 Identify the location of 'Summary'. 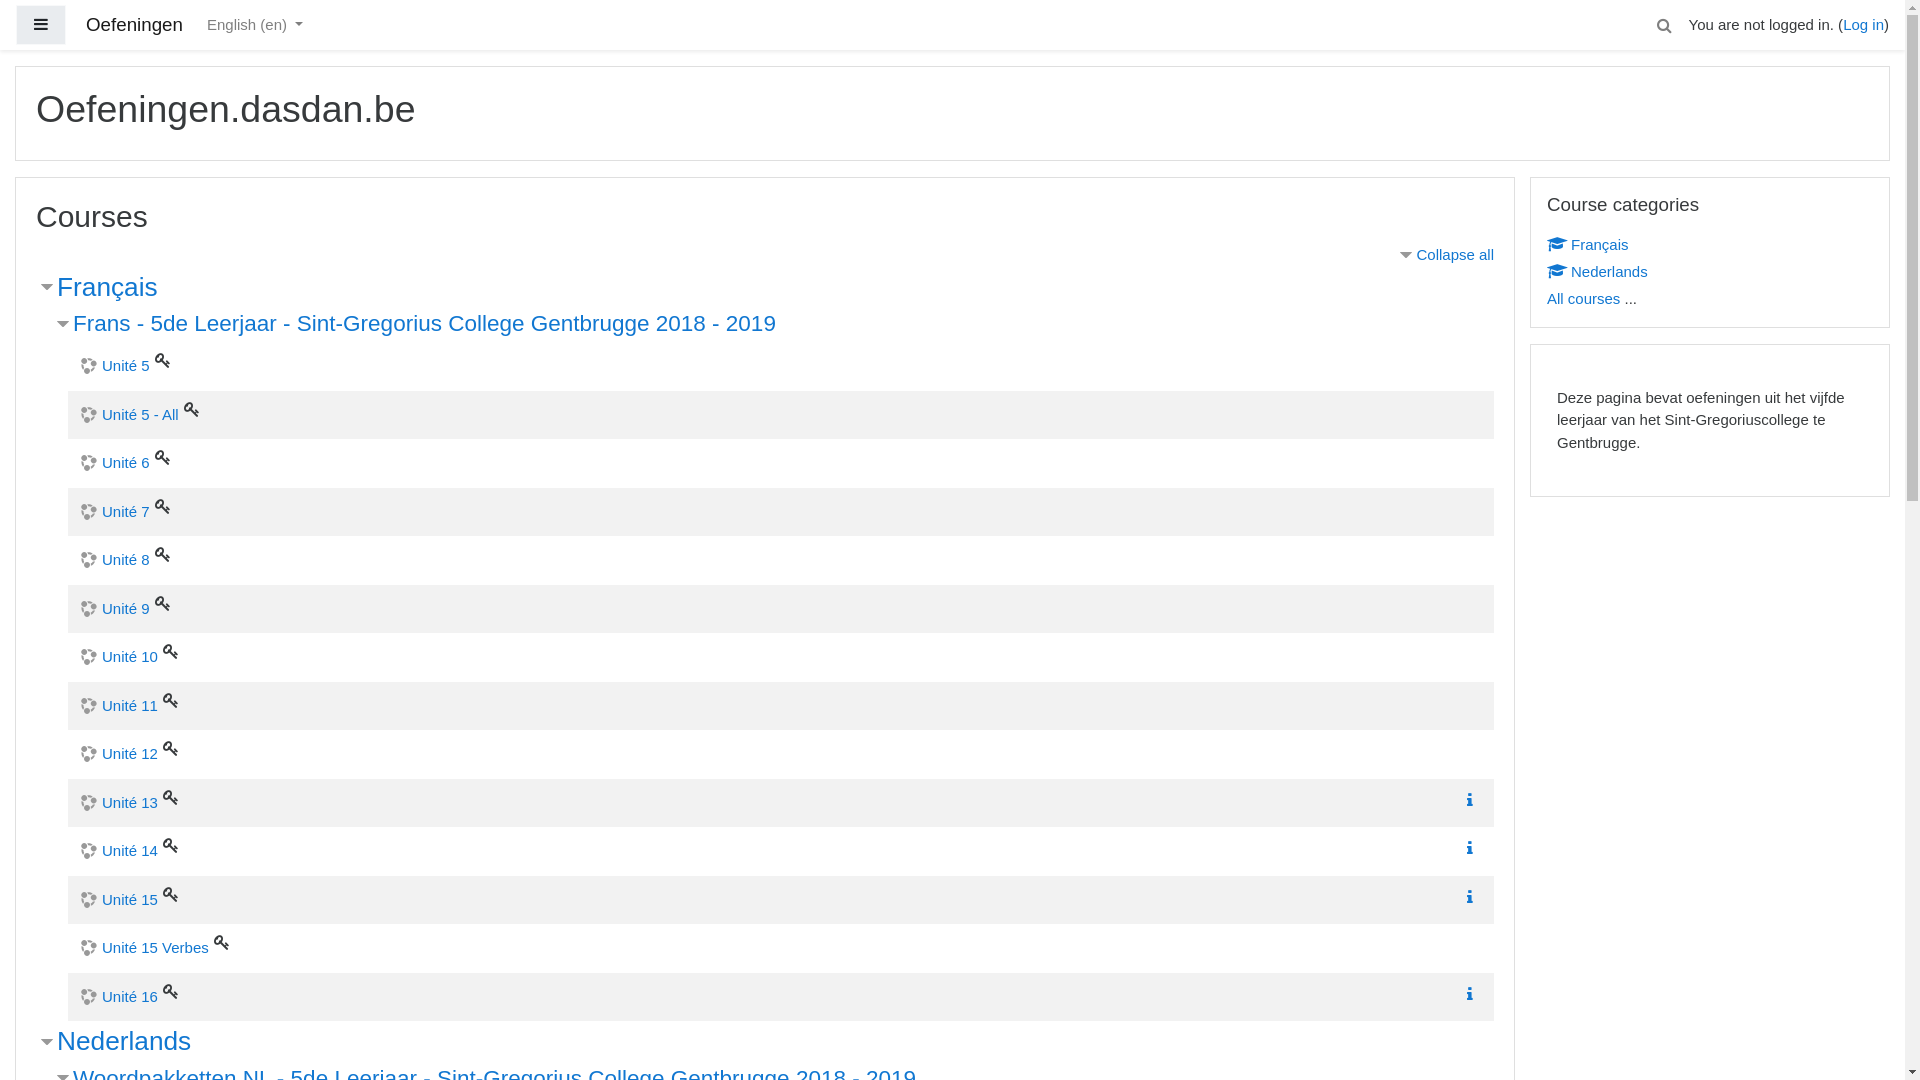
(1473, 895).